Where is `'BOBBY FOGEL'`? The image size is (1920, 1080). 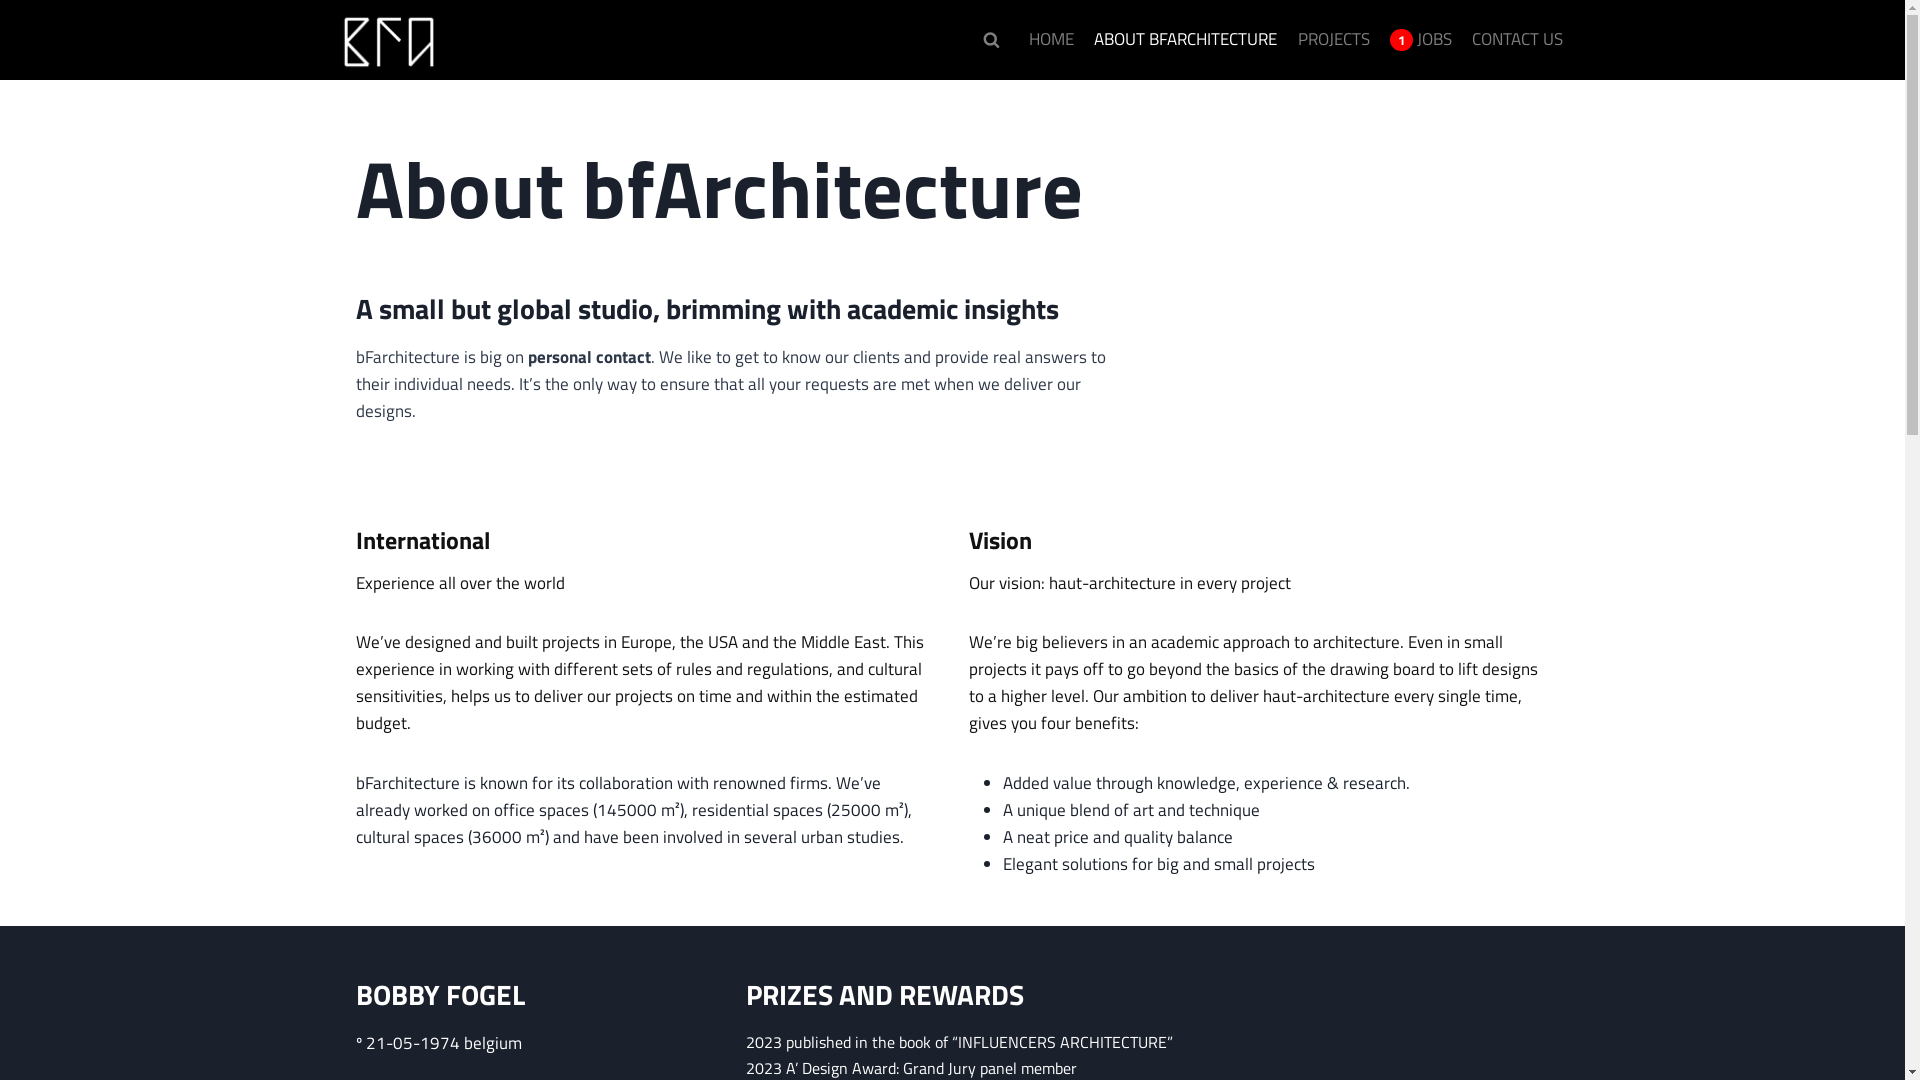 'BOBBY FOGEL' is located at coordinates (439, 994).